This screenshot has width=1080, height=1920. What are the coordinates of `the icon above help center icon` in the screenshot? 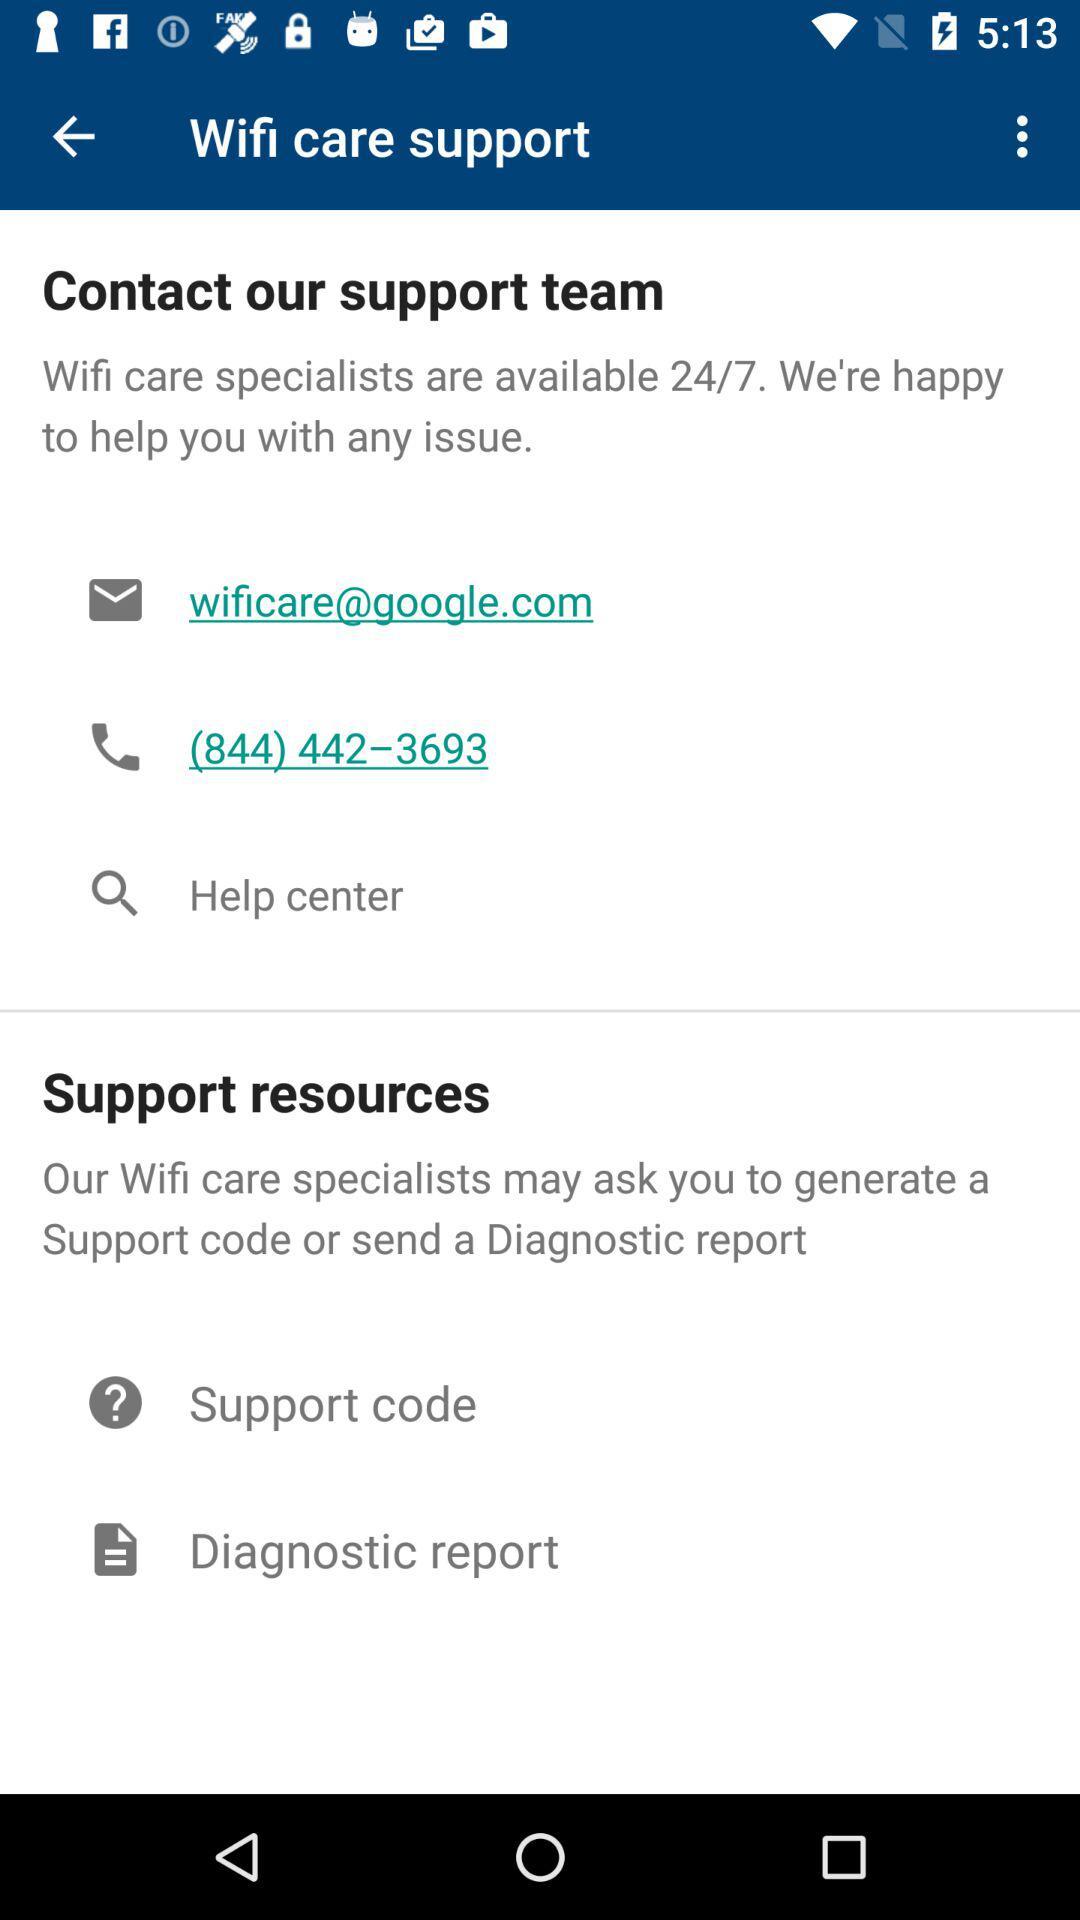 It's located at (591, 746).